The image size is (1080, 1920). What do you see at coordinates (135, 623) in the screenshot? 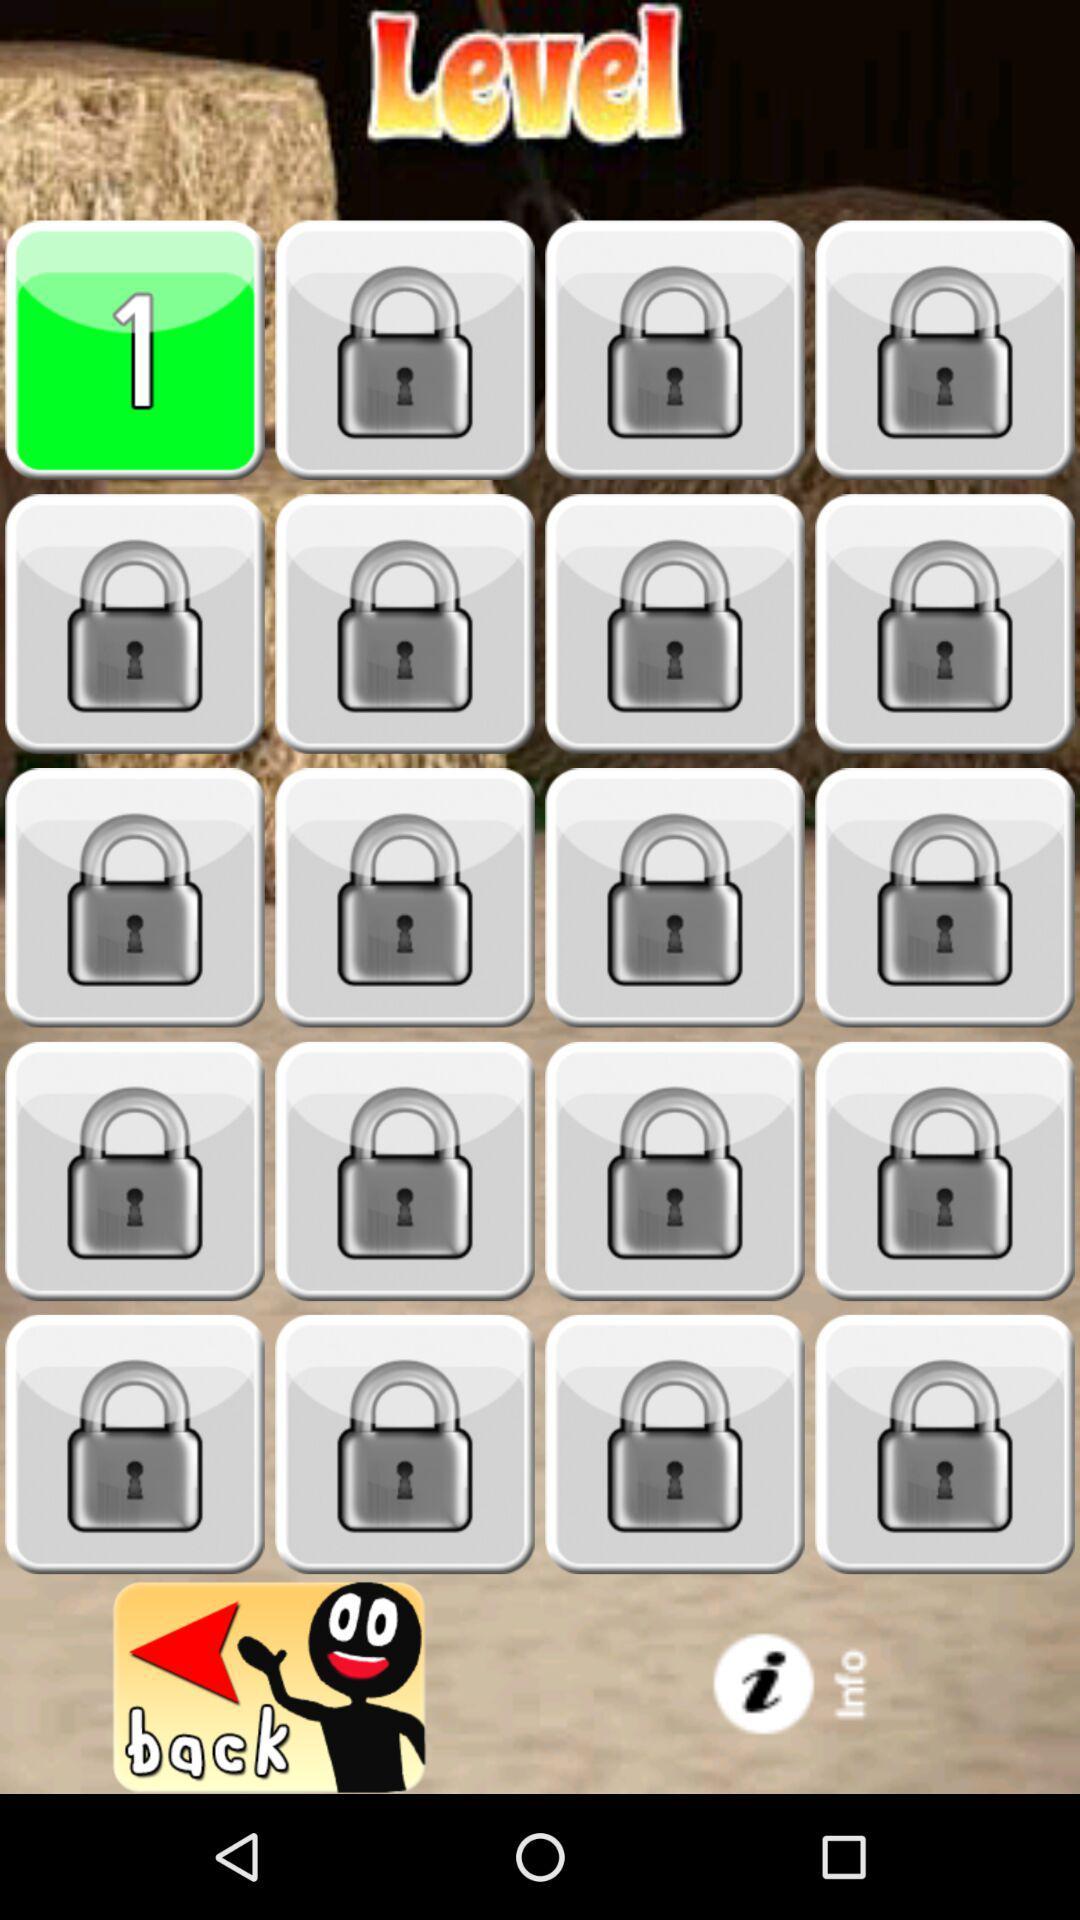
I see `see what is behind the lock icon` at bounding box center [135, 623].